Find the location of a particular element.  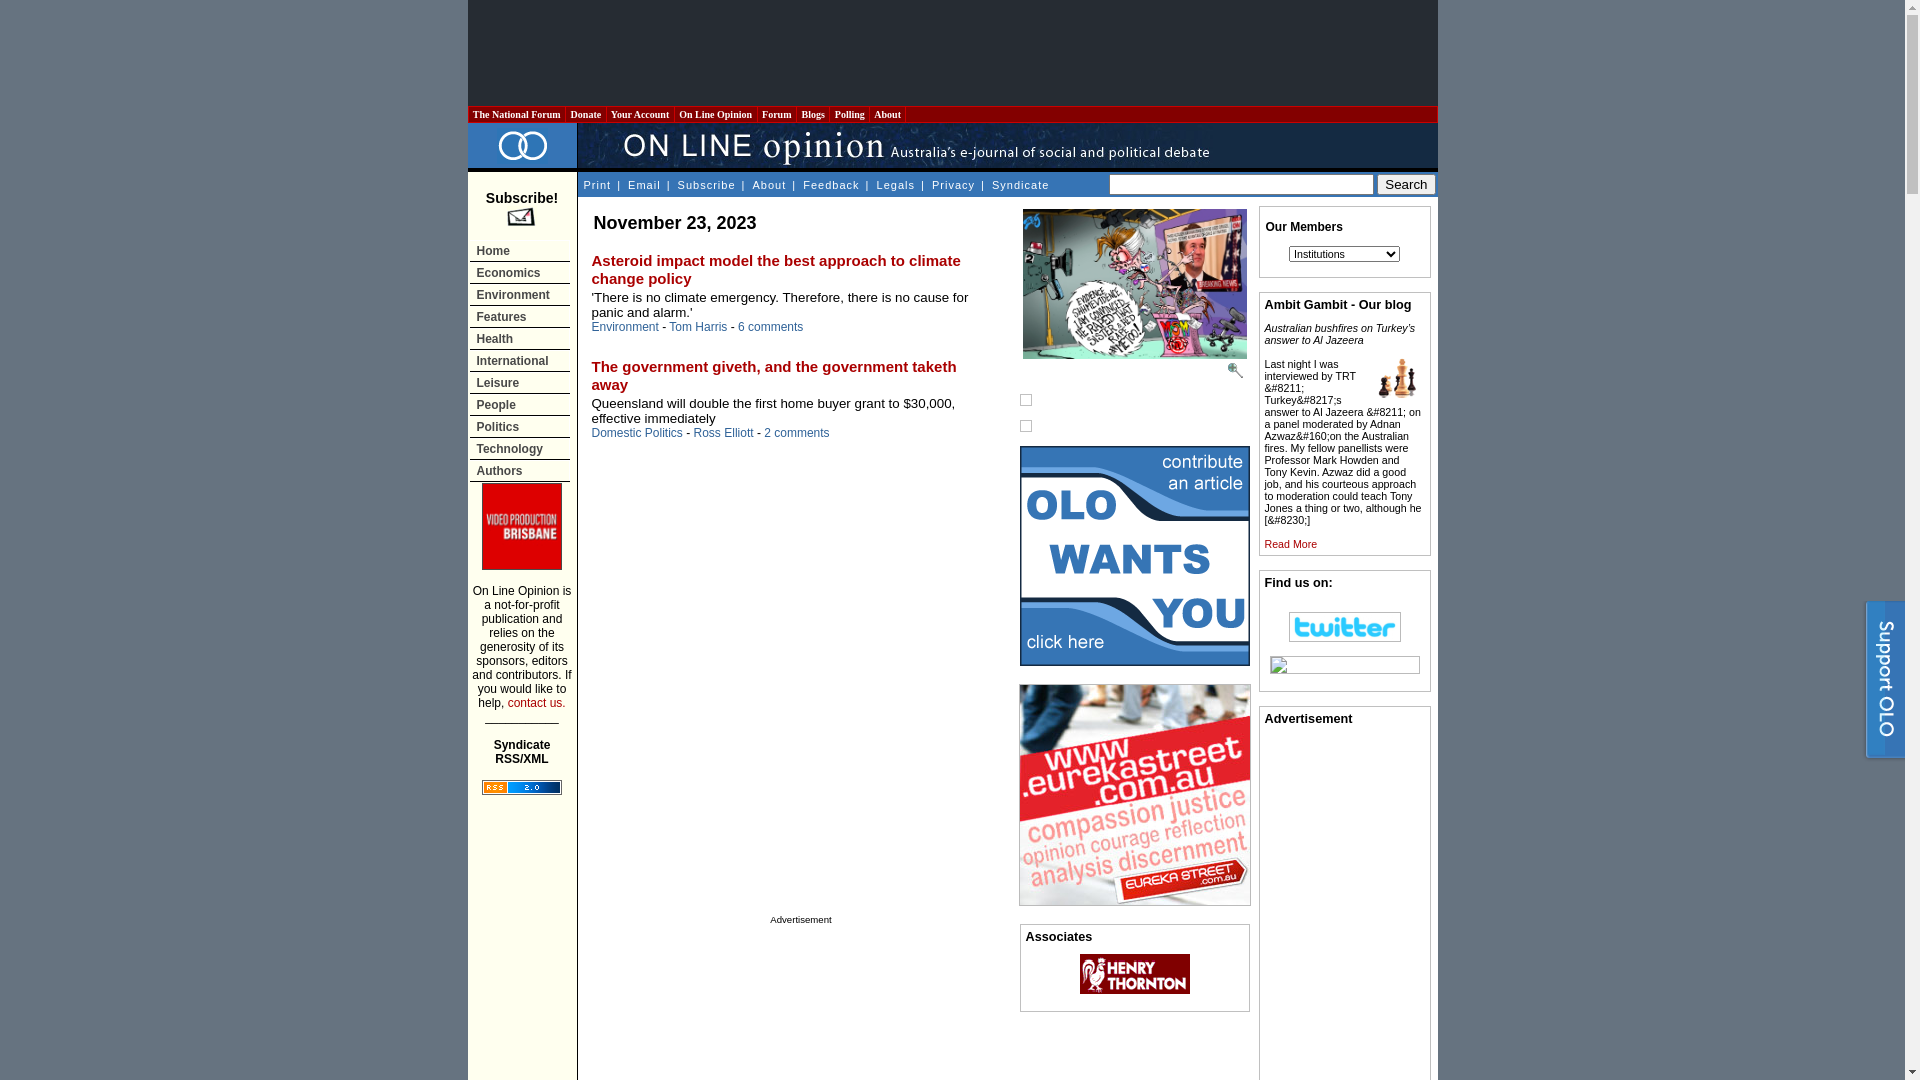

'2 comments' is located at coordinates (795, 431).